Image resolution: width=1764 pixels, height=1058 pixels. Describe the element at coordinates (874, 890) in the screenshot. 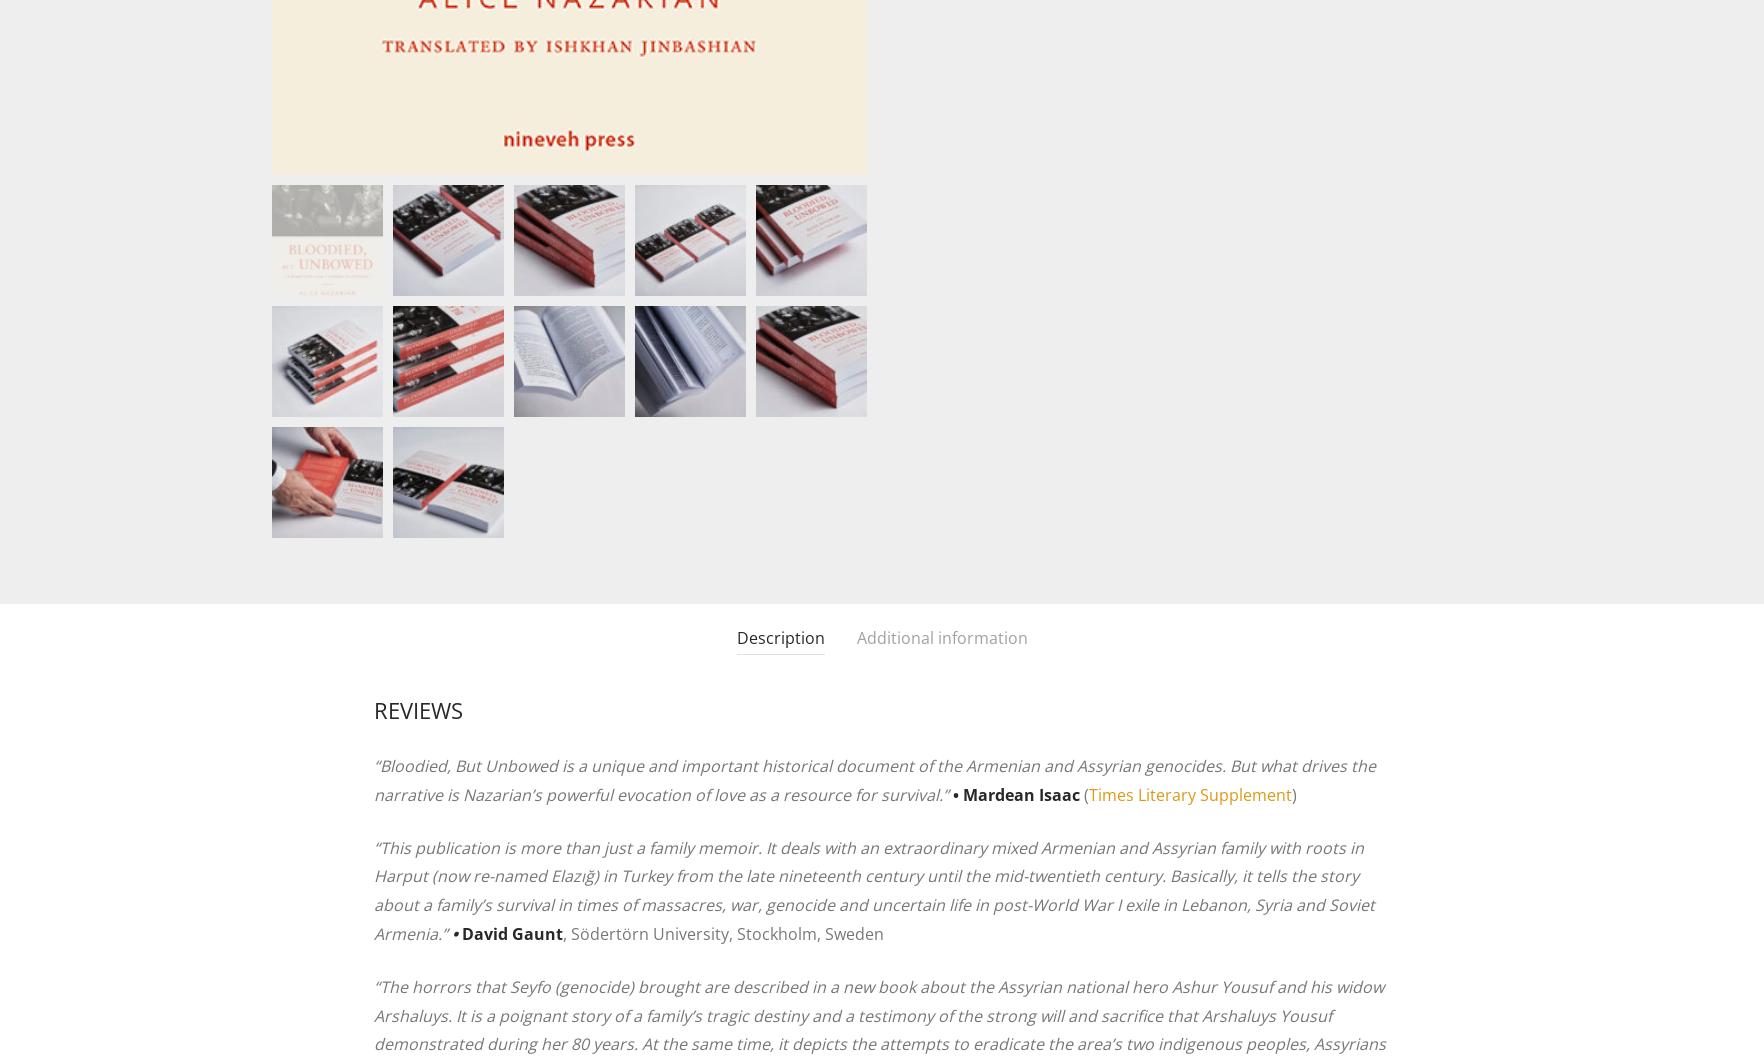

I see `'“This publication is more than just a family memoir. It deals with an extraordinary mixed Armenian and Assyrian family with roots in Harput (now re-named Elazığ) in Turkey from the late nineteenth century until the mid-twentieth century. Basically, it tells the story about a family’s survival in times of massacres, war, genocide and uncertain life in post-World War I exile in Lebanon, Syria and Soviet Armenia.”'` at that location.